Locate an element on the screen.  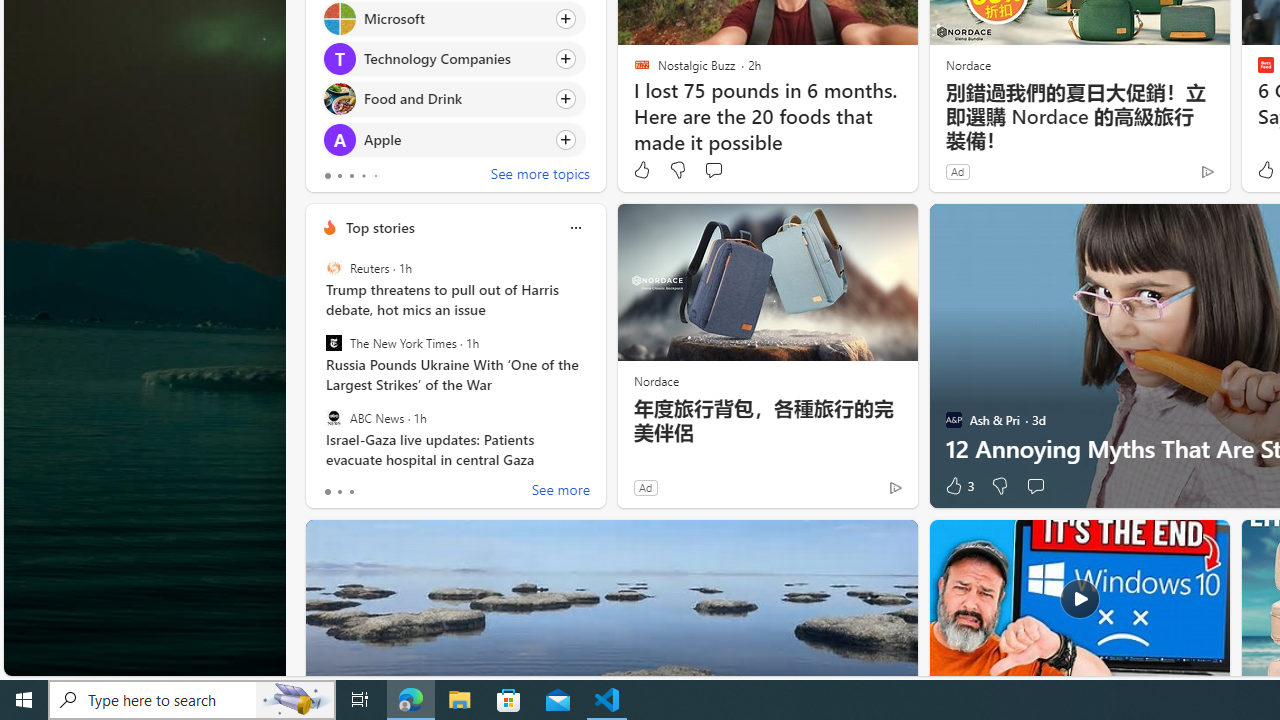
'Microsoft' is located at coordinates (339, 18).